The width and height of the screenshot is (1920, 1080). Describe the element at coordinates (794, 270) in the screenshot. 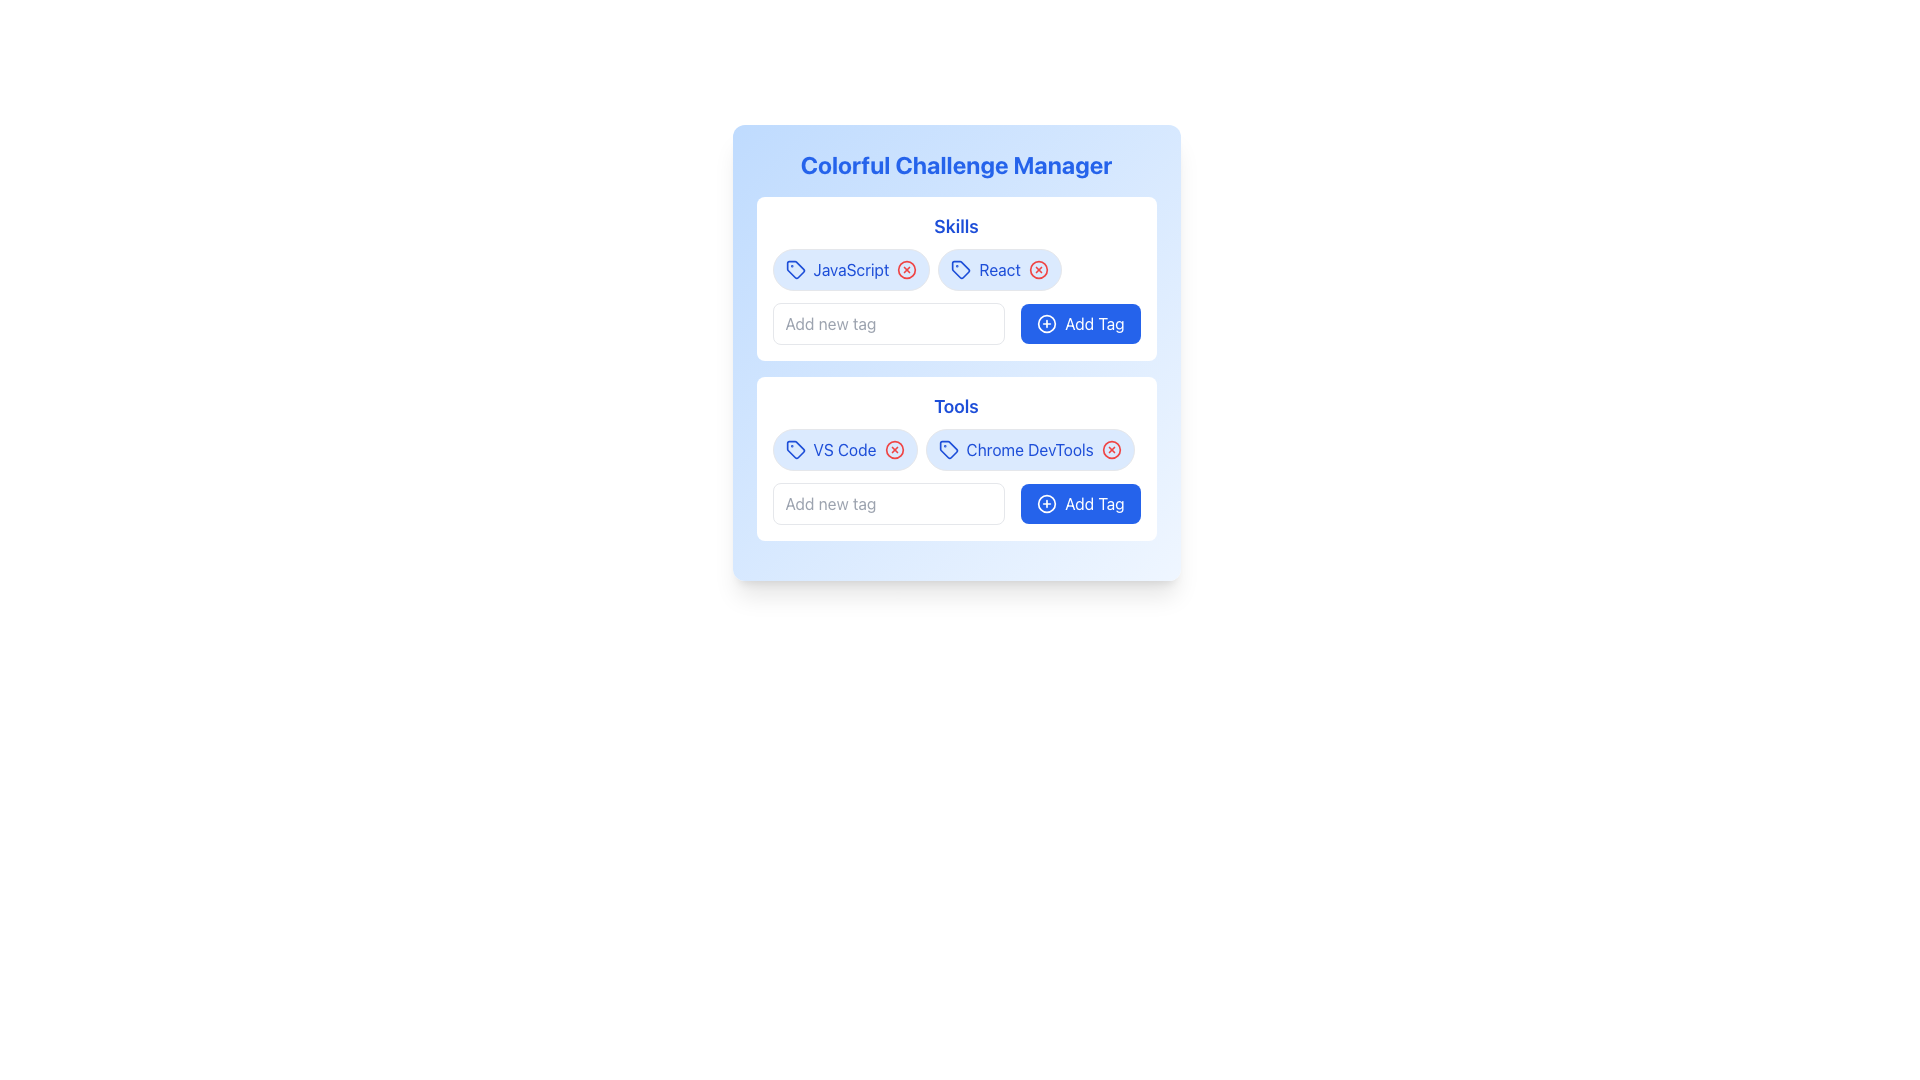

I see `the decorative icon shaped like a tag with a blue border and white background located in the 'Skills' section, near the 'JavaScript' label and to the left of the red deletion button` at that location.